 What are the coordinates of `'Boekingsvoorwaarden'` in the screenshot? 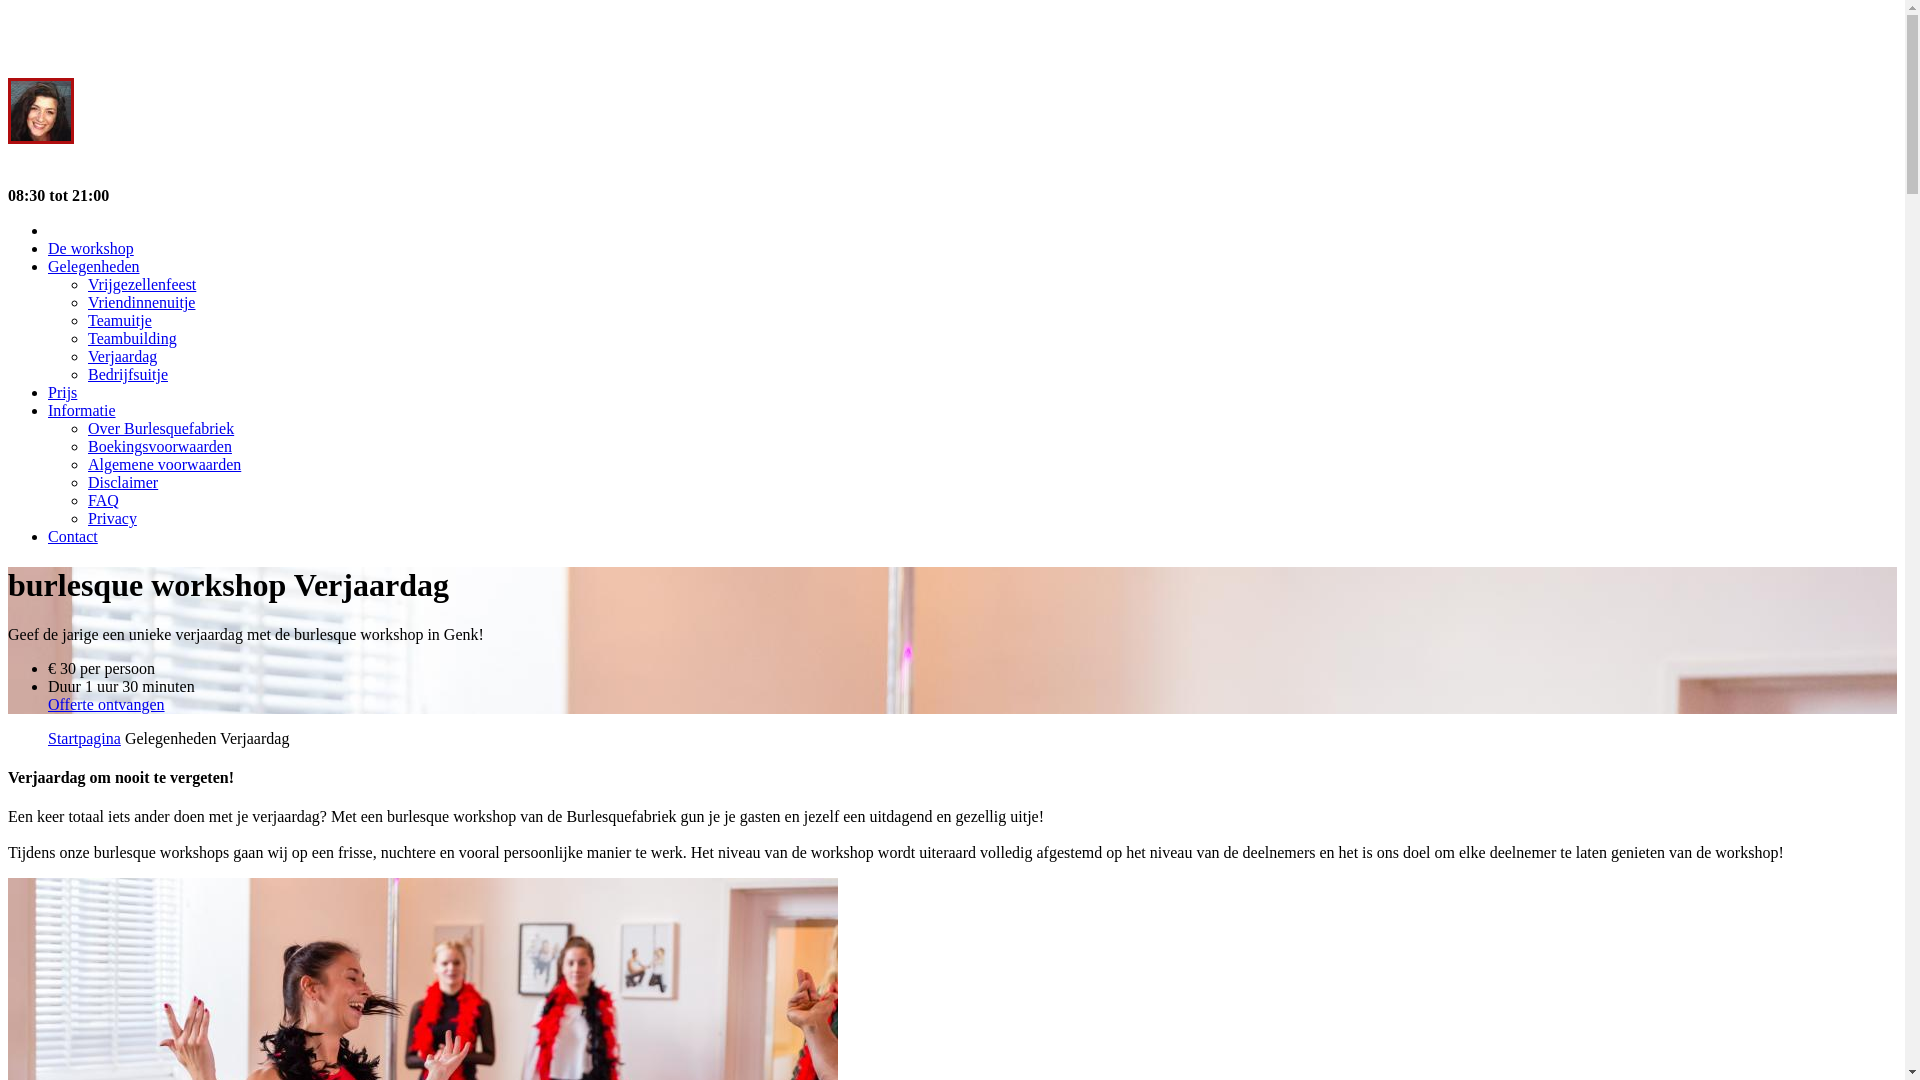 It's located at (86, 445).